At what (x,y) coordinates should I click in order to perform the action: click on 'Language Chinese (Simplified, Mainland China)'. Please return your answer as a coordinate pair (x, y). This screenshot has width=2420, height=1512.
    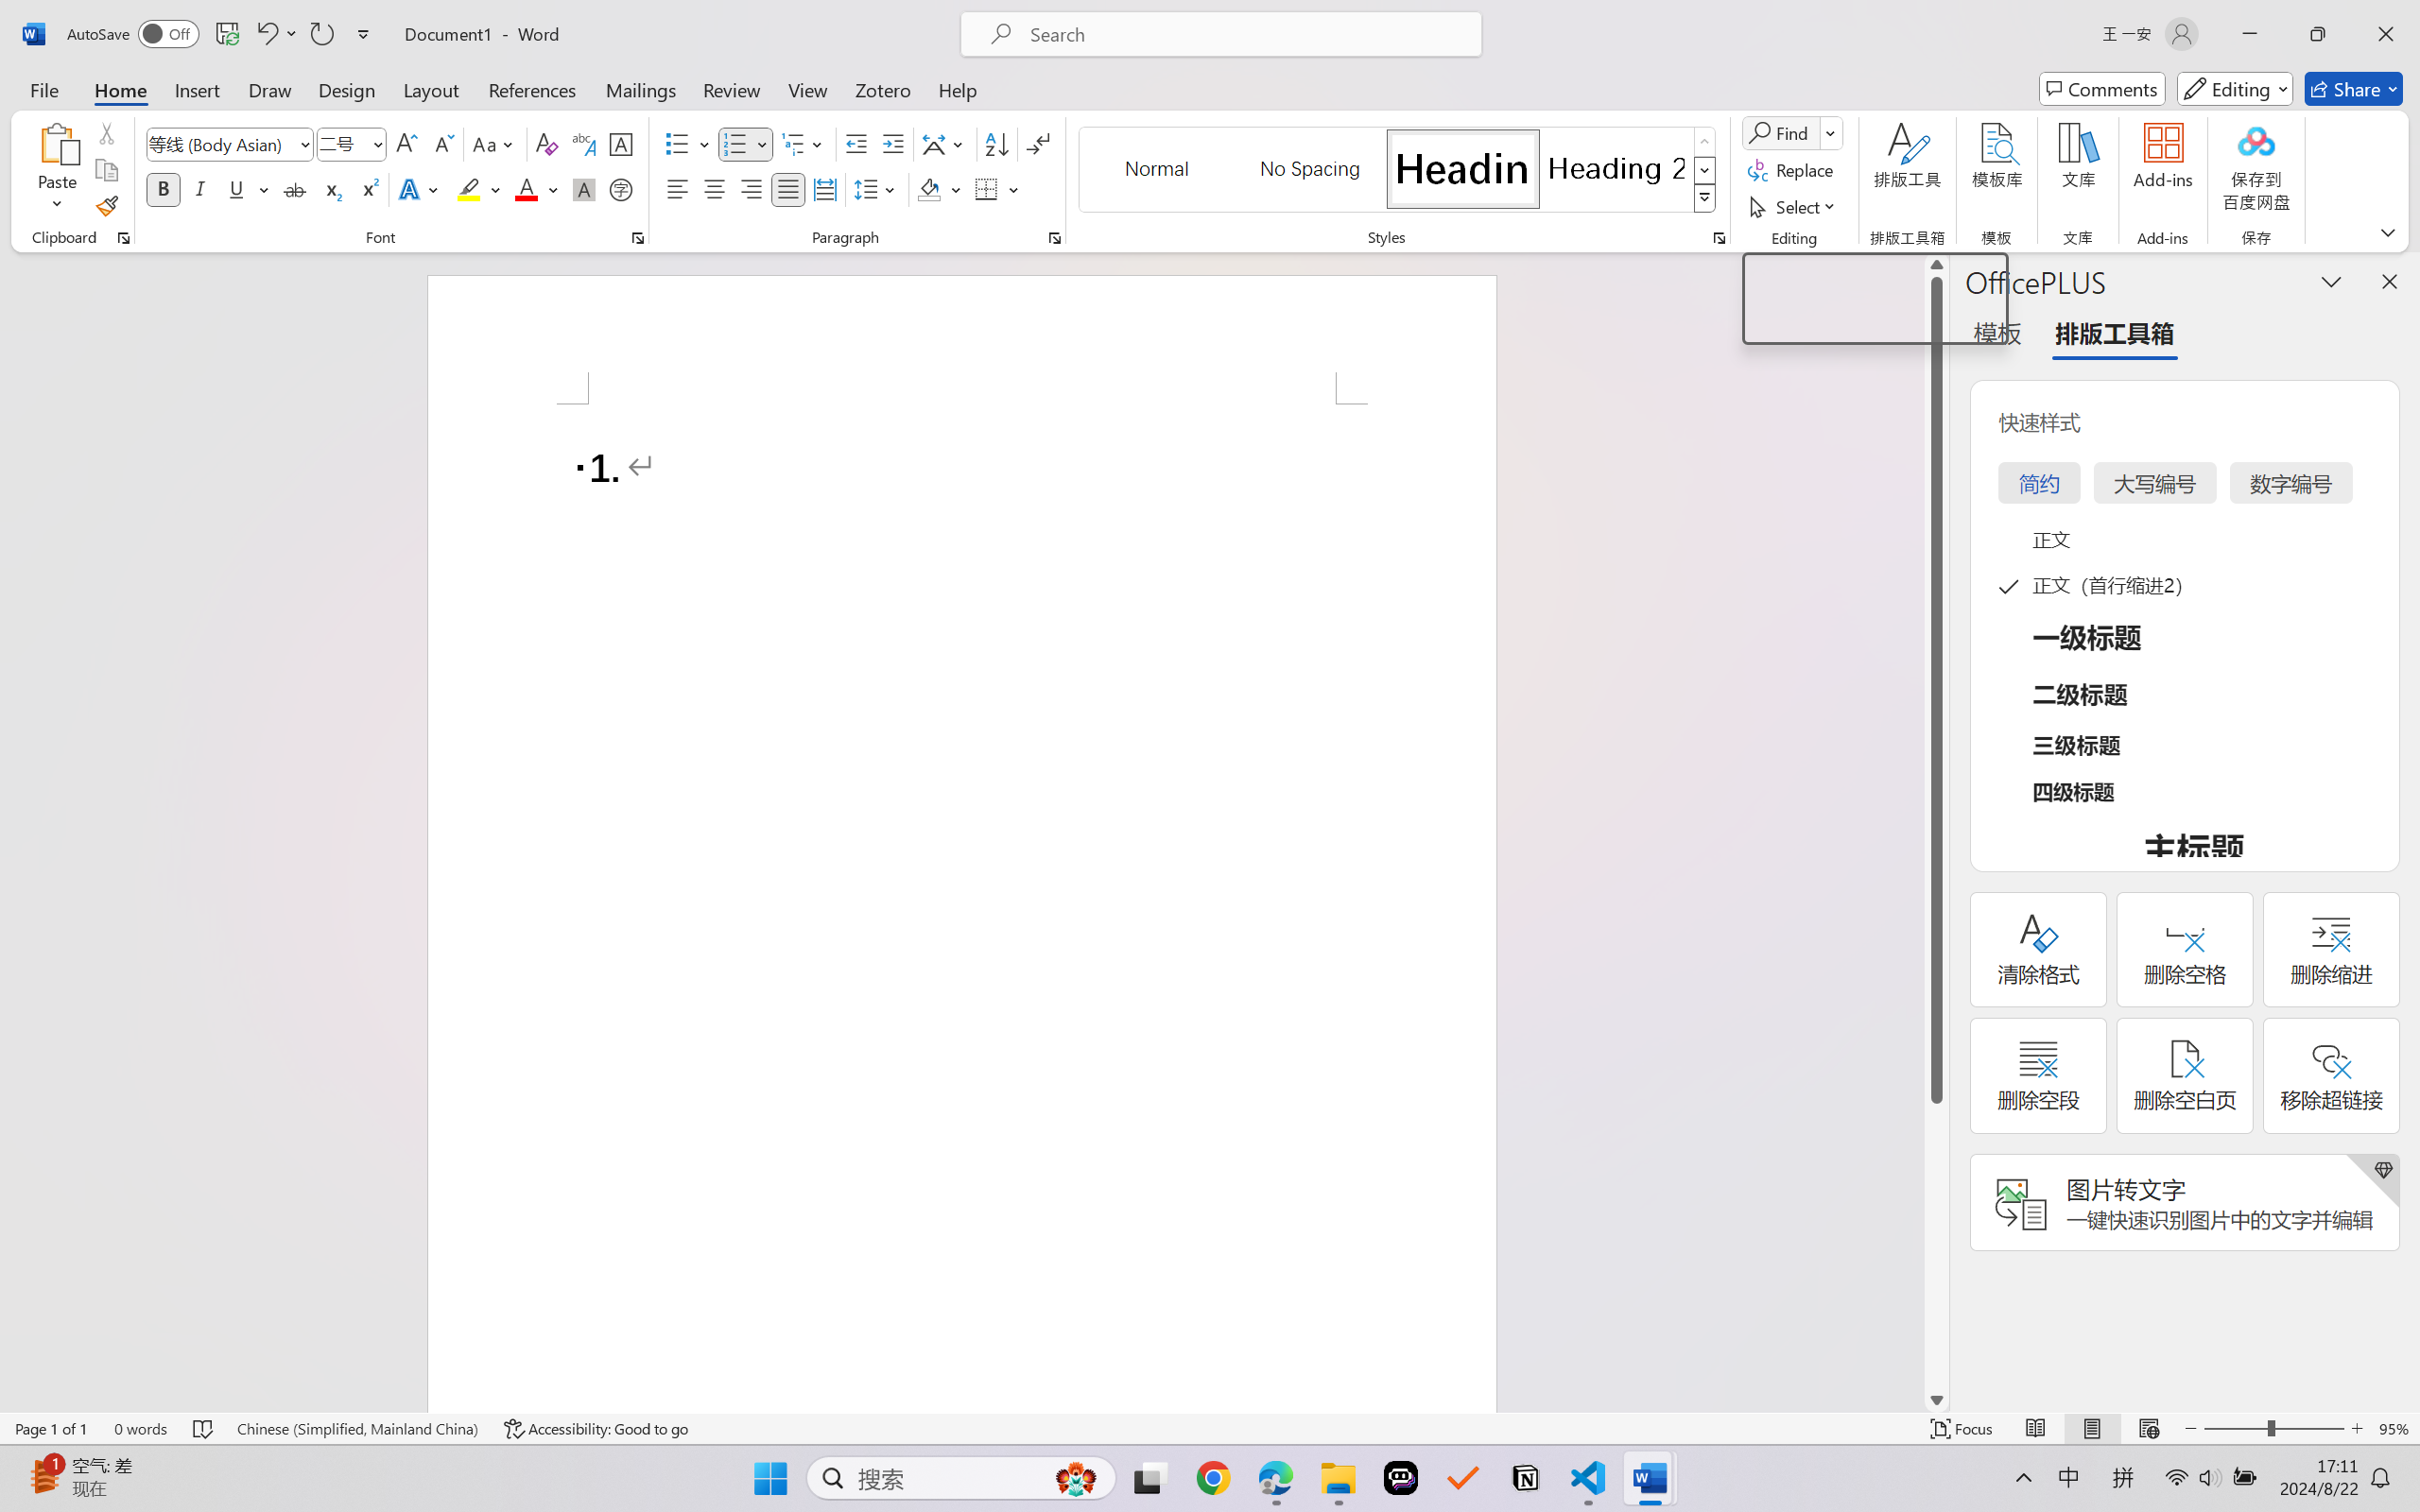
    Looking at the image, I should click on (356, 1428).